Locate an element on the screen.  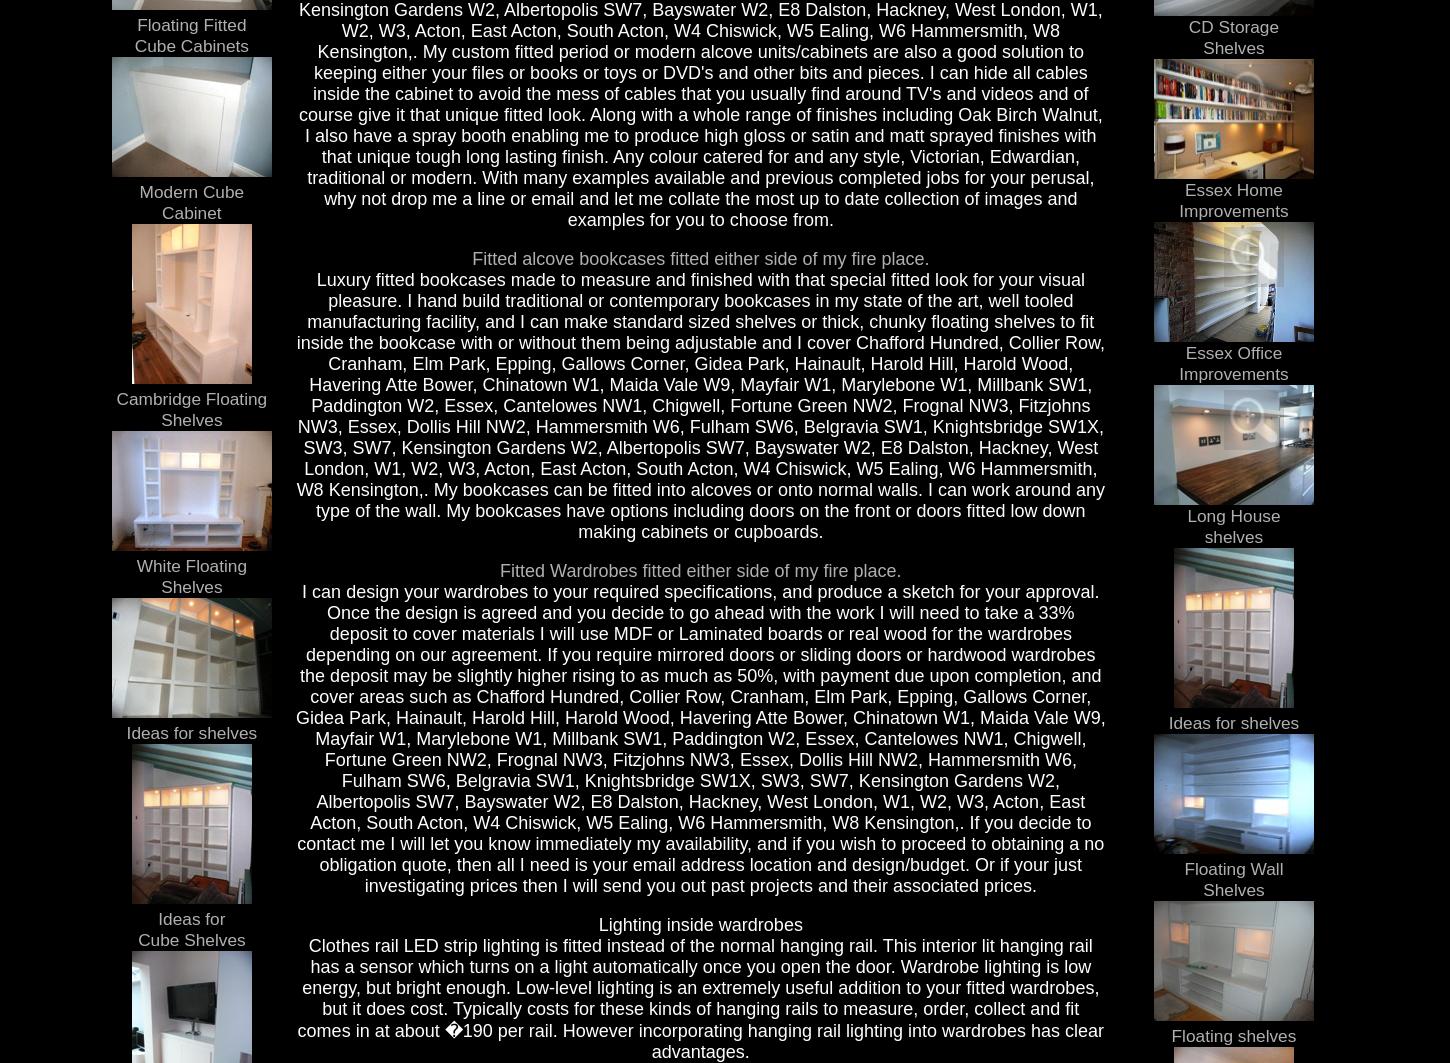
'Essex Office' is located at coordinates (1183, 351).